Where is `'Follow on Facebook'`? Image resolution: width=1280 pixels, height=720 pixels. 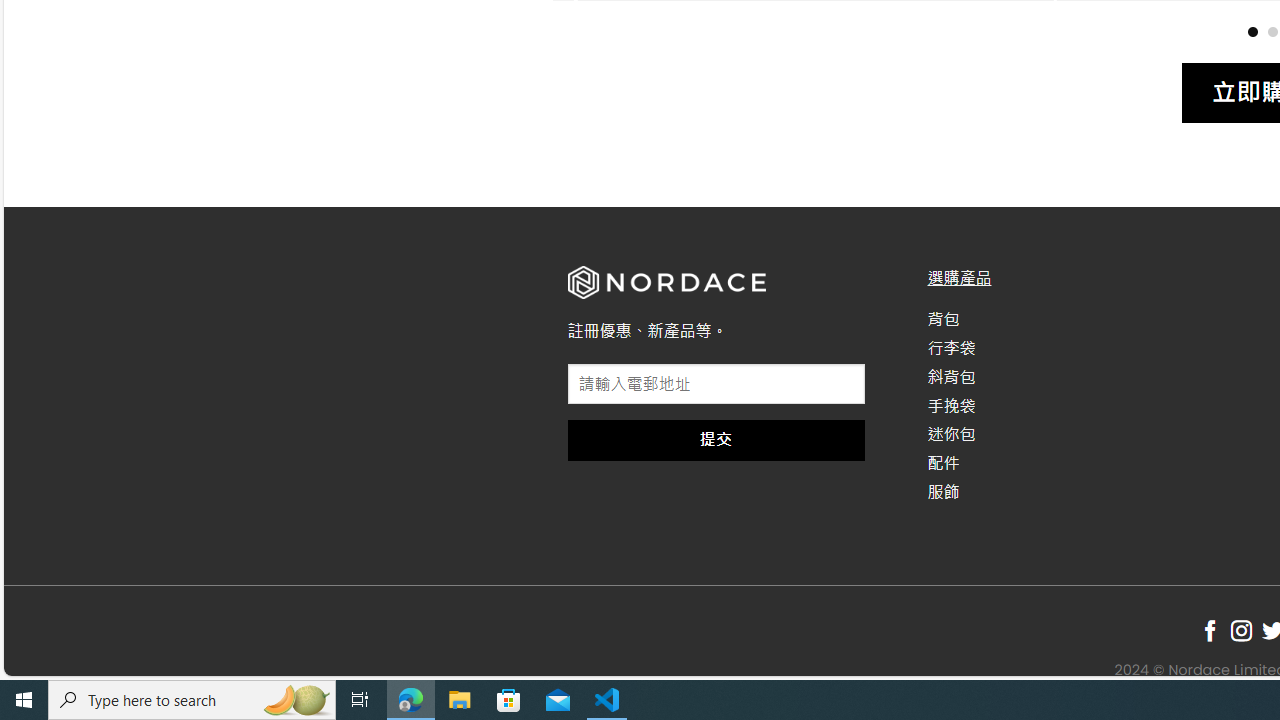
'Follow on Facebook' is located at coordinates (1209, 631).